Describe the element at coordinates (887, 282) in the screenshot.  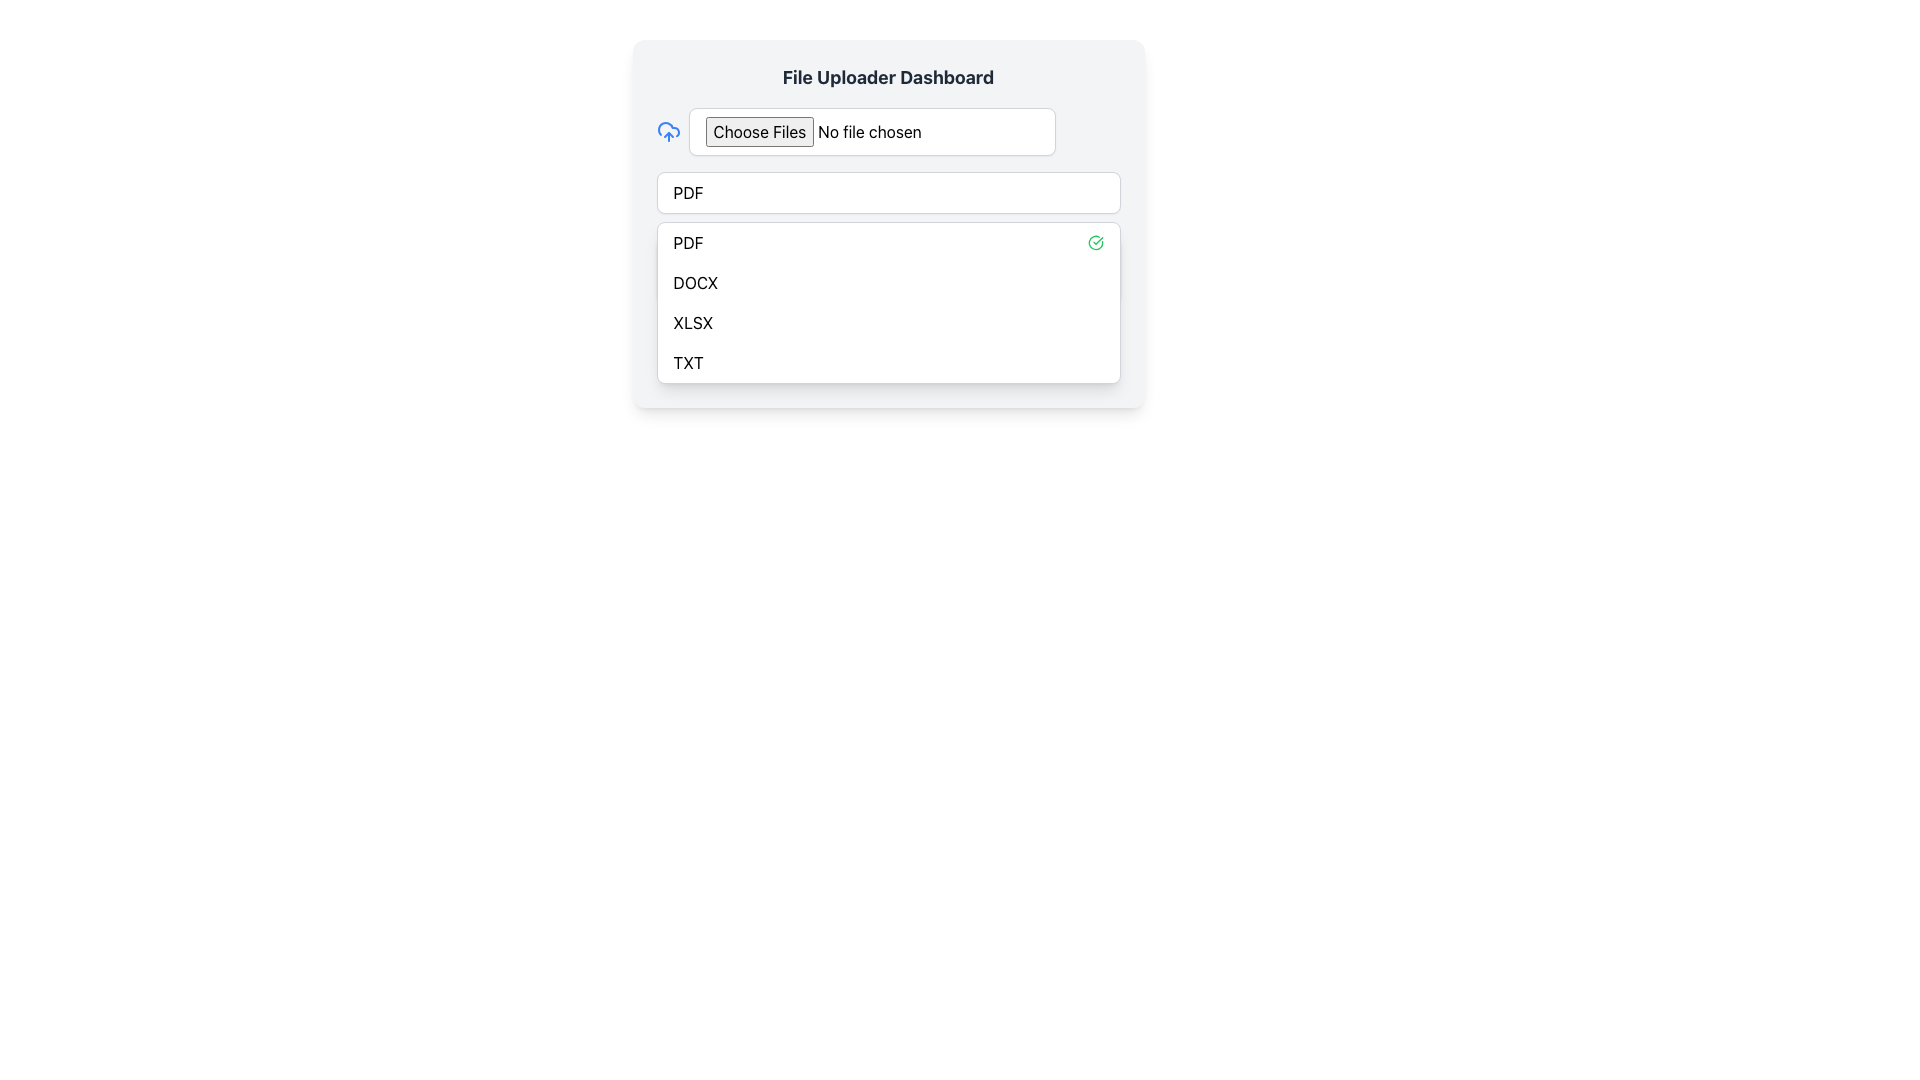
I see `the second option 'DOCX' in the dropdown menu containing four items: 'PDF', 'DOCX', 'XLSX', and 'TXT'` at that location.